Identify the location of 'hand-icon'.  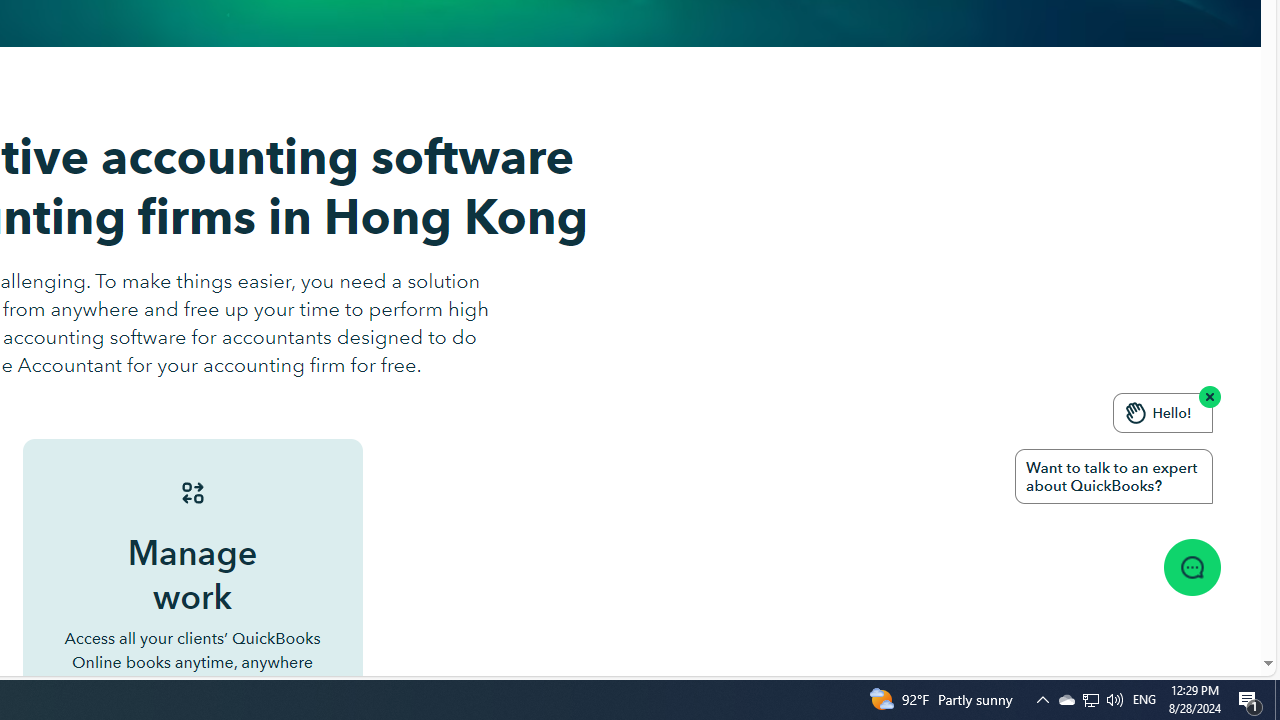
(1136, 411).